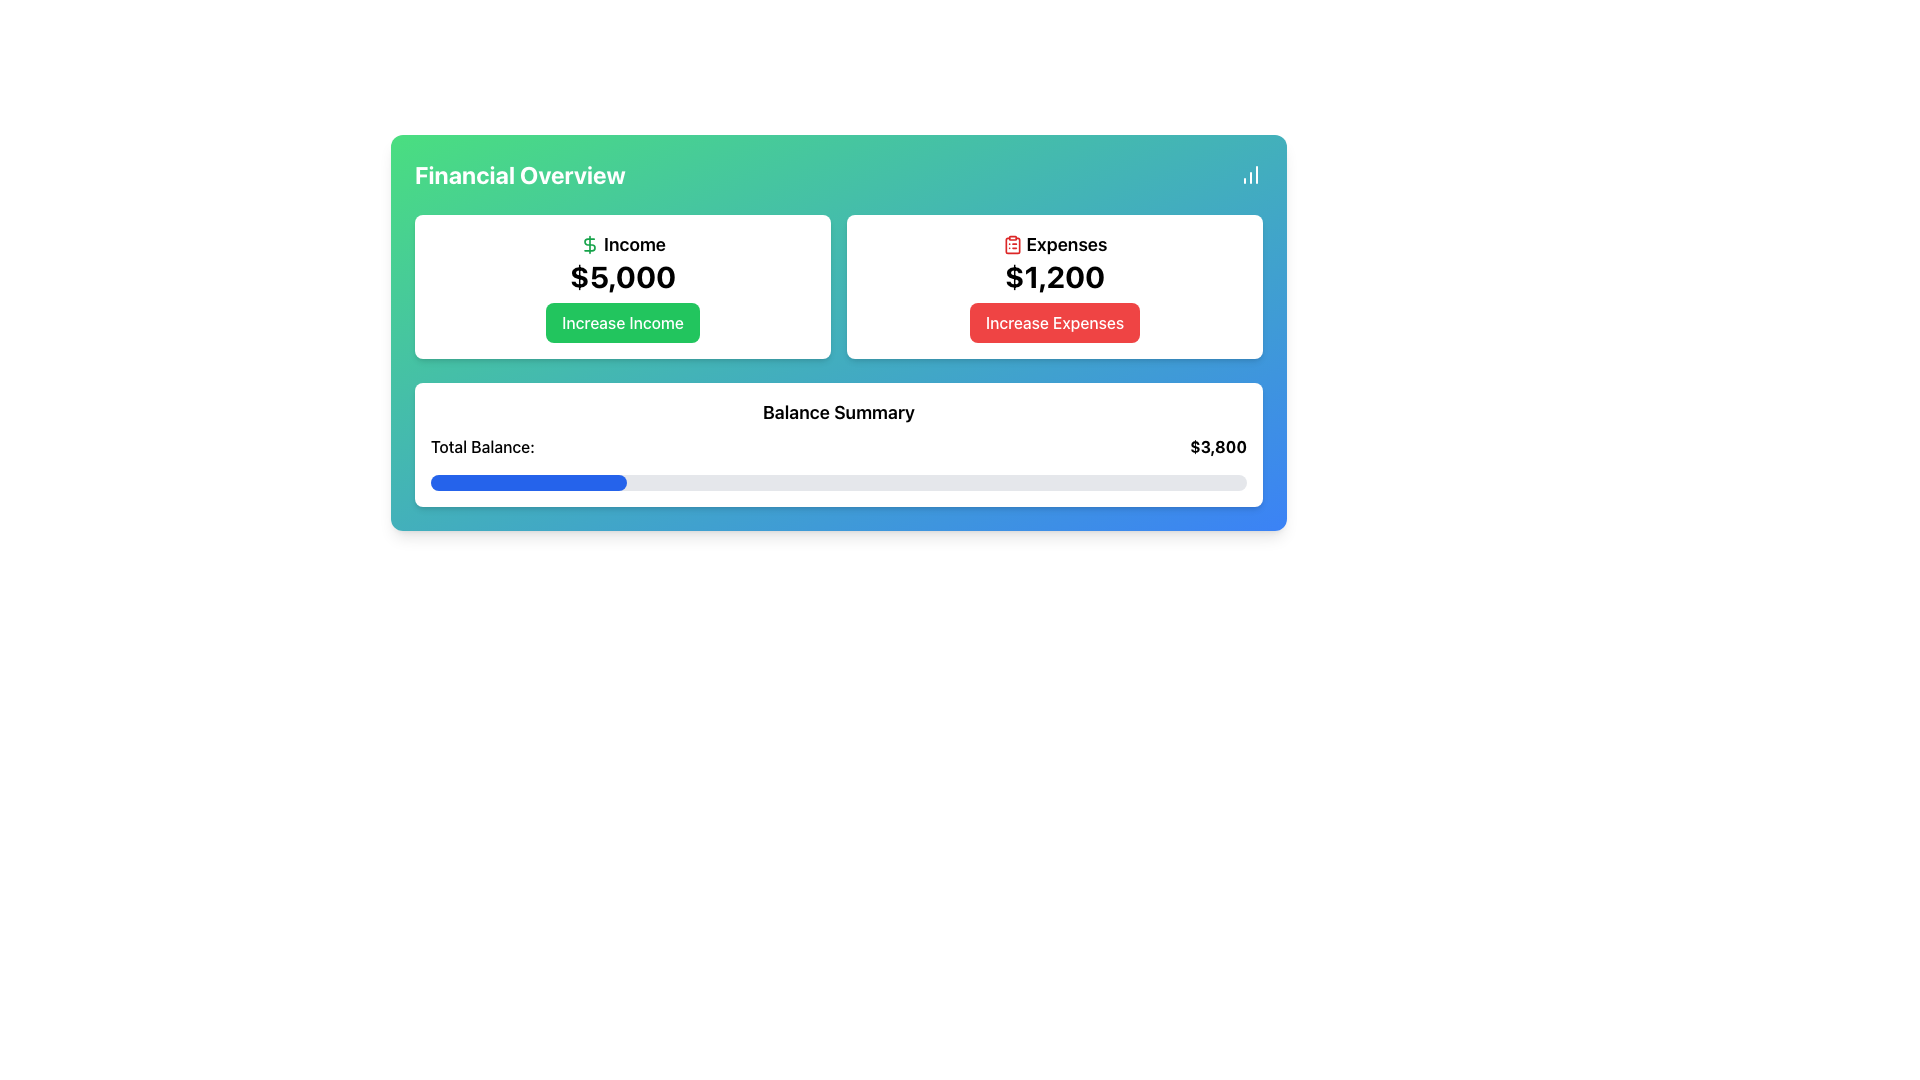  What do you see at coordinates (1217, 446) in the screenshot?
I see `the Text Display that shows the monetary value labeled 'Total Balance:' located at the end of the row and aligned to the right margin` at bounding box center [1217, 446].